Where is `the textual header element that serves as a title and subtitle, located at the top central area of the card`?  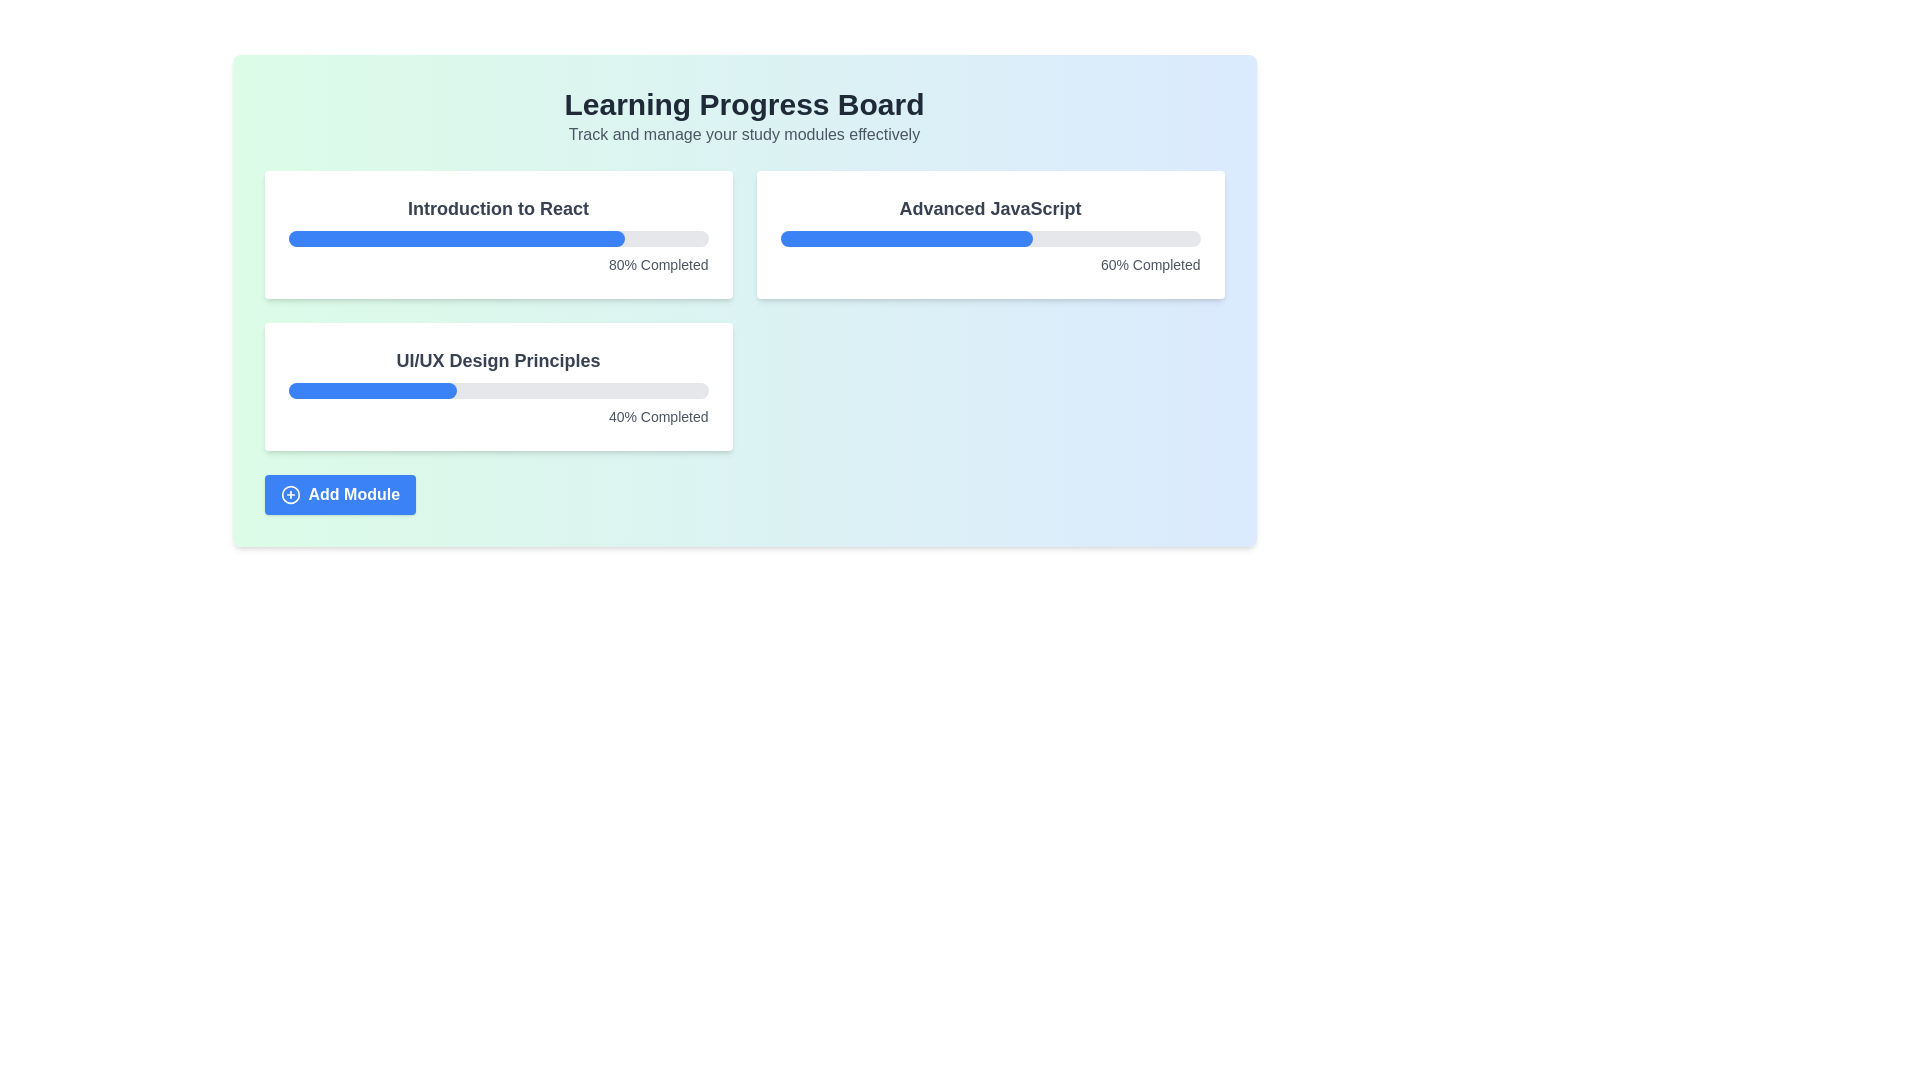
the textual header element that serves as a title and subtitle, located at the top central area of the card is located at coordinates (743, 116).